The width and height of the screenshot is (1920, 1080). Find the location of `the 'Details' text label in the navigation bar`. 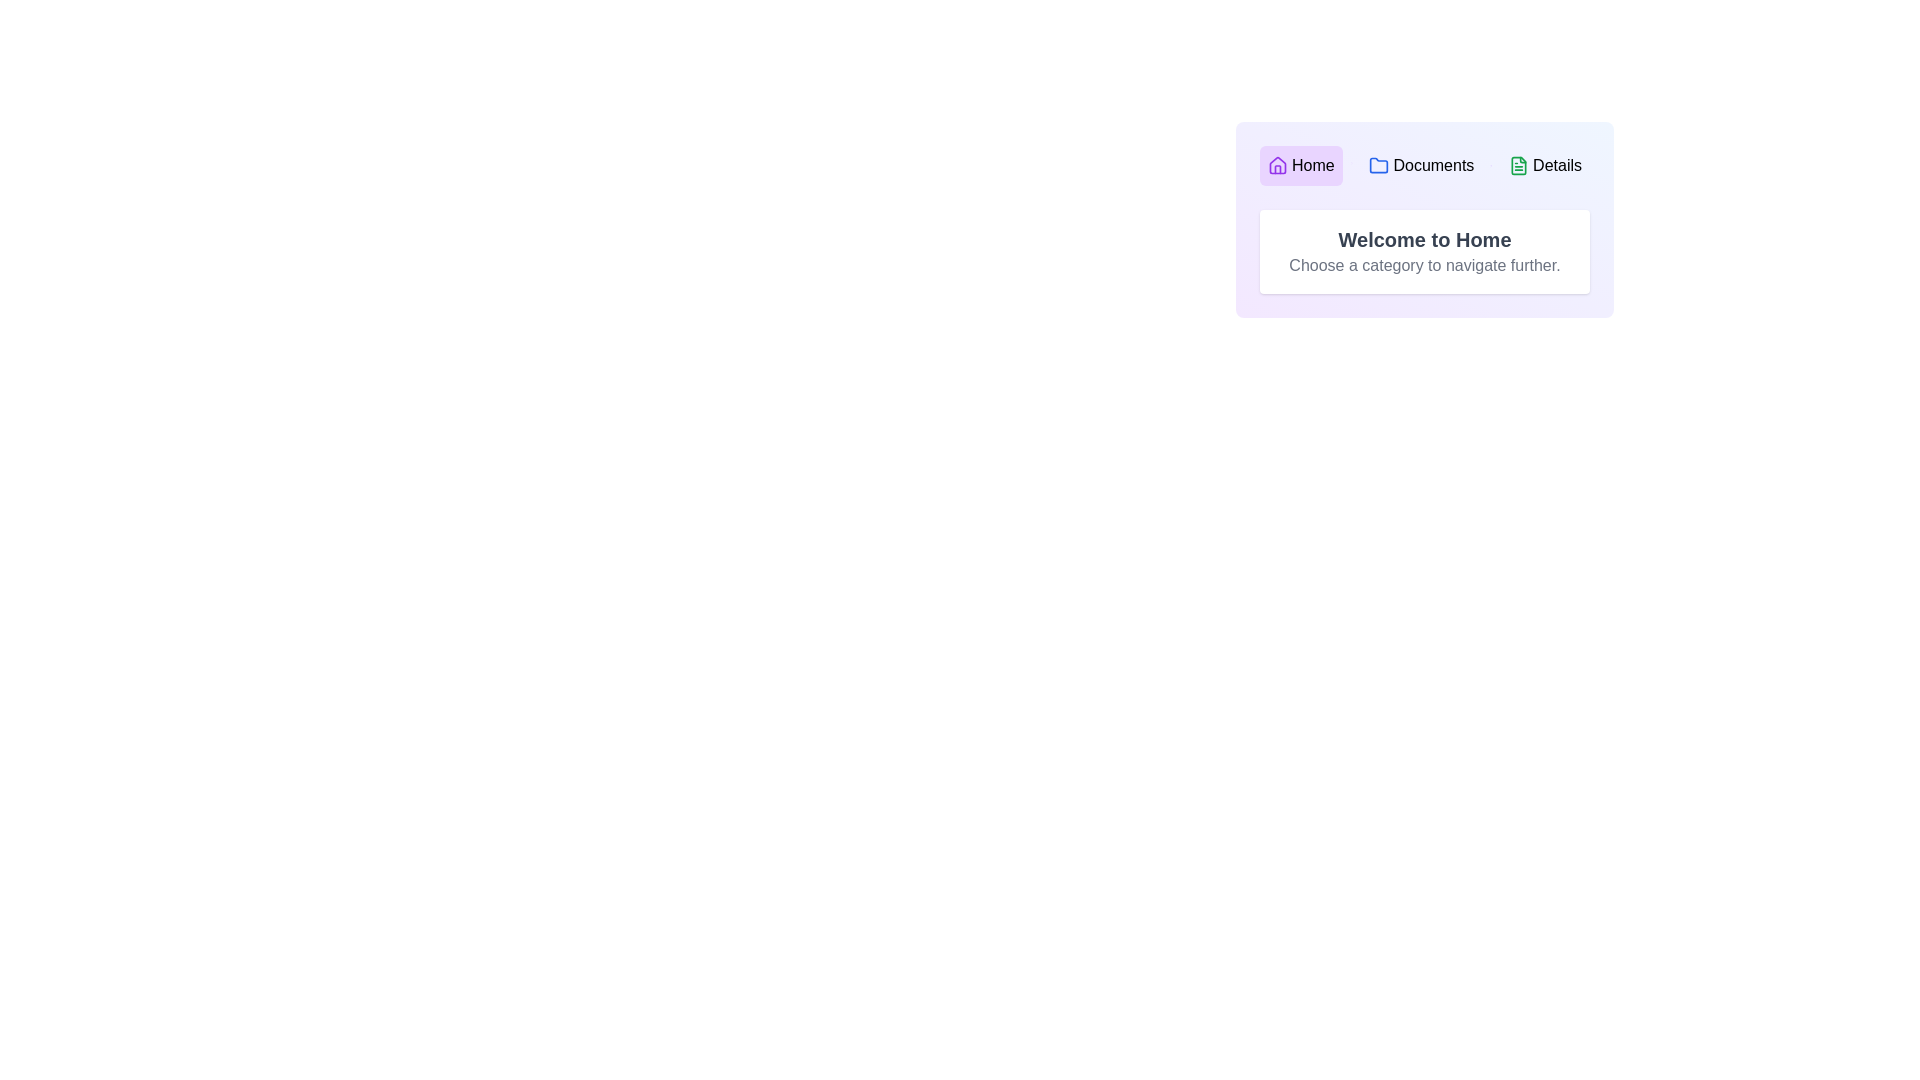

the 'Details' text label in the navigation bar is located at coordinates (1556, 164).